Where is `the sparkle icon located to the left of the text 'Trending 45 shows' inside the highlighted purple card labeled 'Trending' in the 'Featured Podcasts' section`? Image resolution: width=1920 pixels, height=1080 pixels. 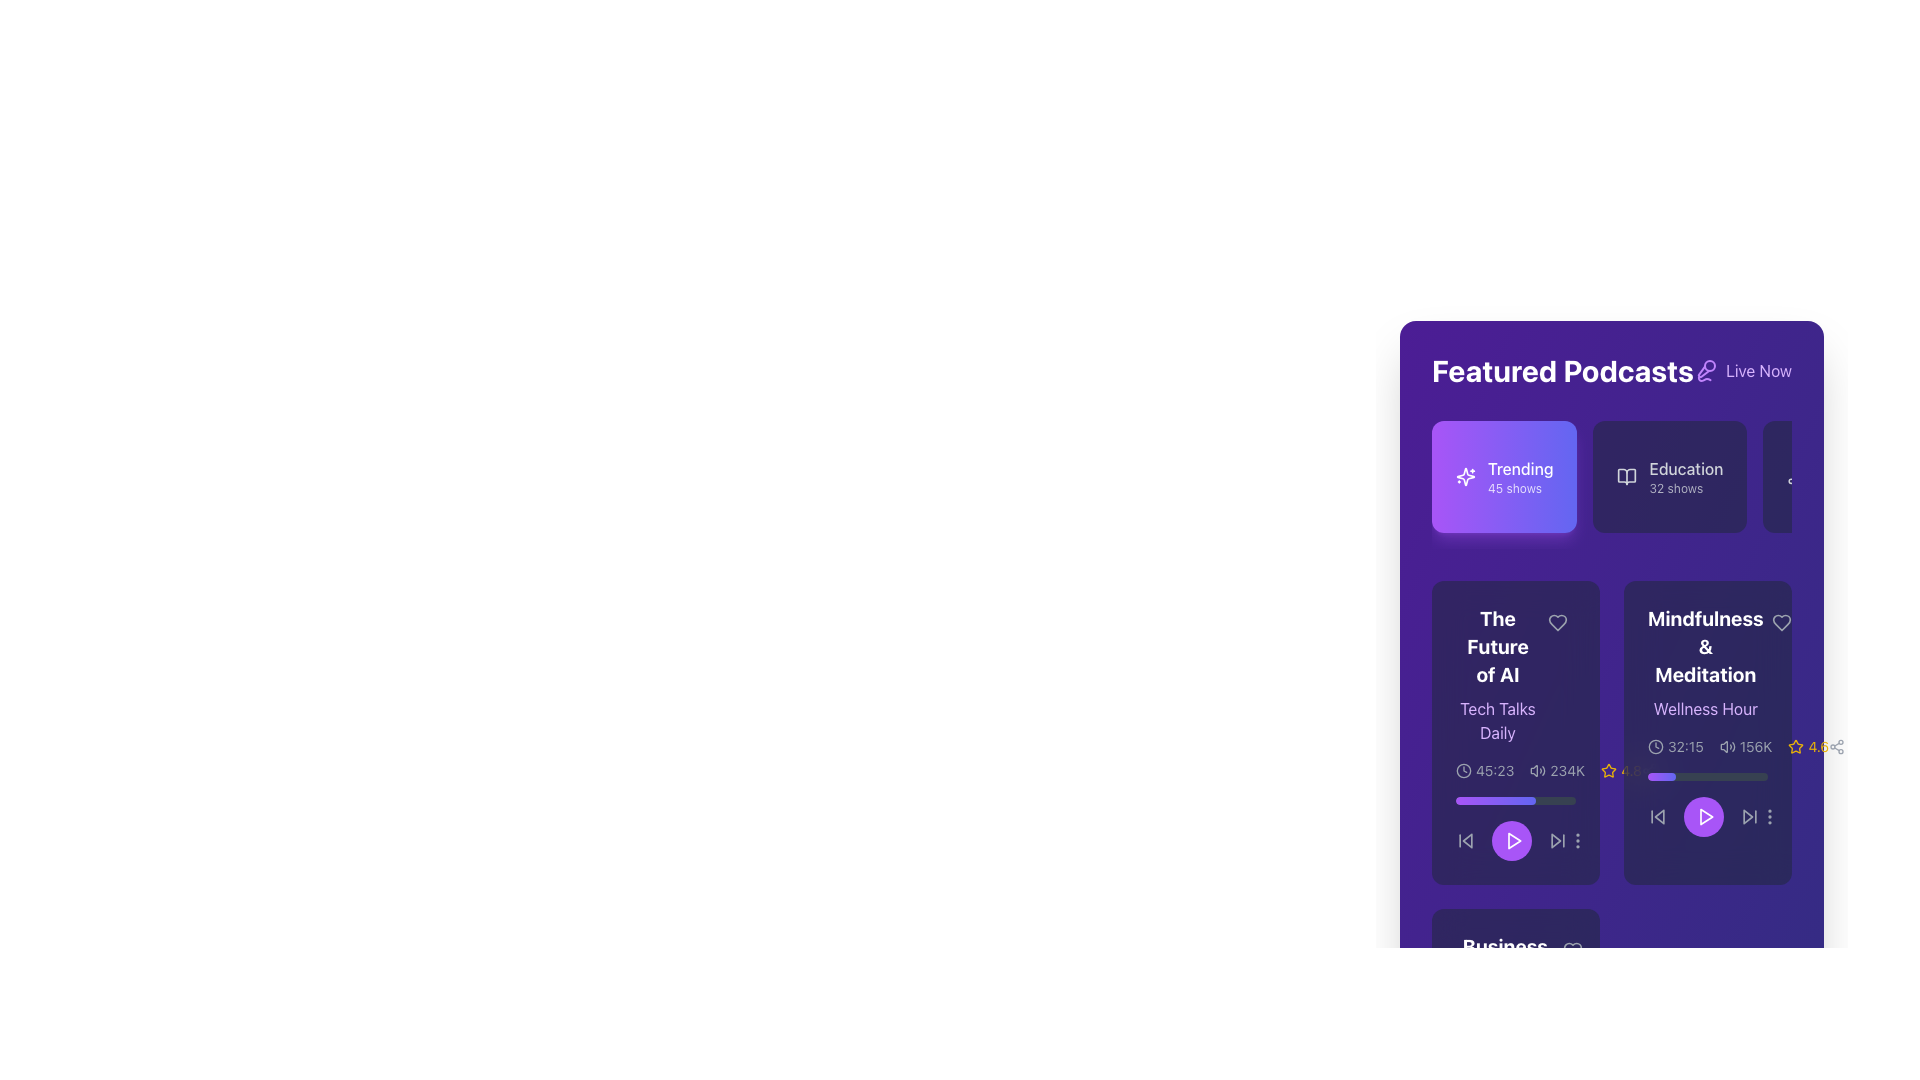
the sparkle icon located to the left of the text 'Trending 45 shows' inside the highlighted purple card labeled 'Trending' in the 'Featured Podcasts' section is located at coordinates (1465, 477).